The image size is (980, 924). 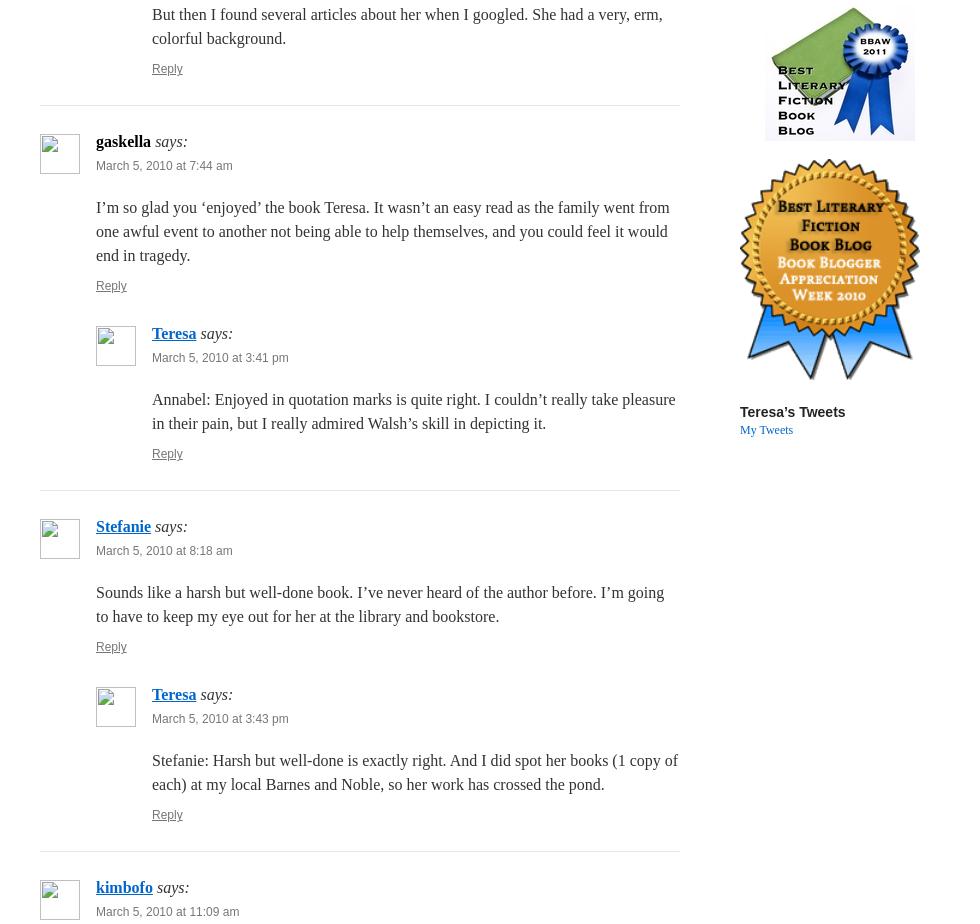 What do you see at coordinates (163, 550) in the screenshot?
I see `'March 5, 2010 at 8:18 am'` at bounding box center [163, 550].